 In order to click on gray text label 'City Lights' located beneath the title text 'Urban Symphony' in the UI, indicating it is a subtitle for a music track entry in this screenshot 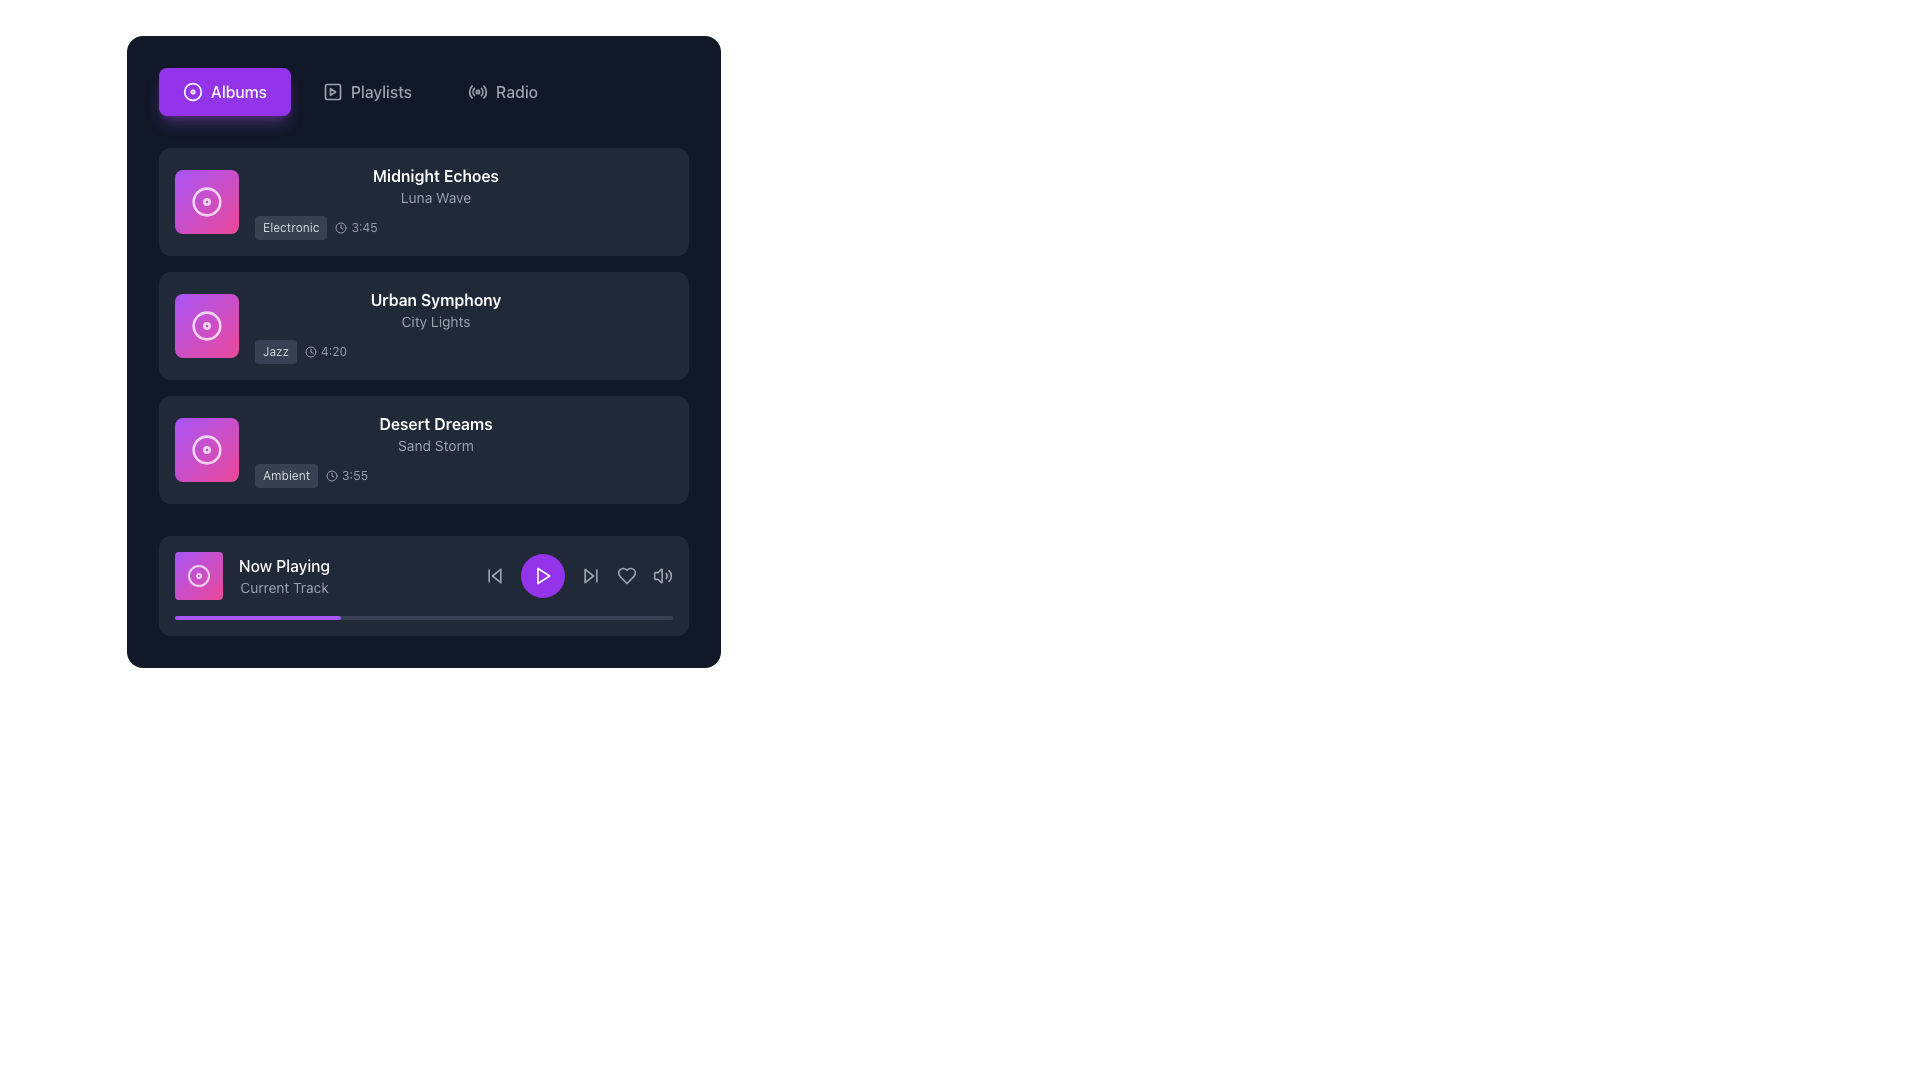, I will do `click(435, 320)`.